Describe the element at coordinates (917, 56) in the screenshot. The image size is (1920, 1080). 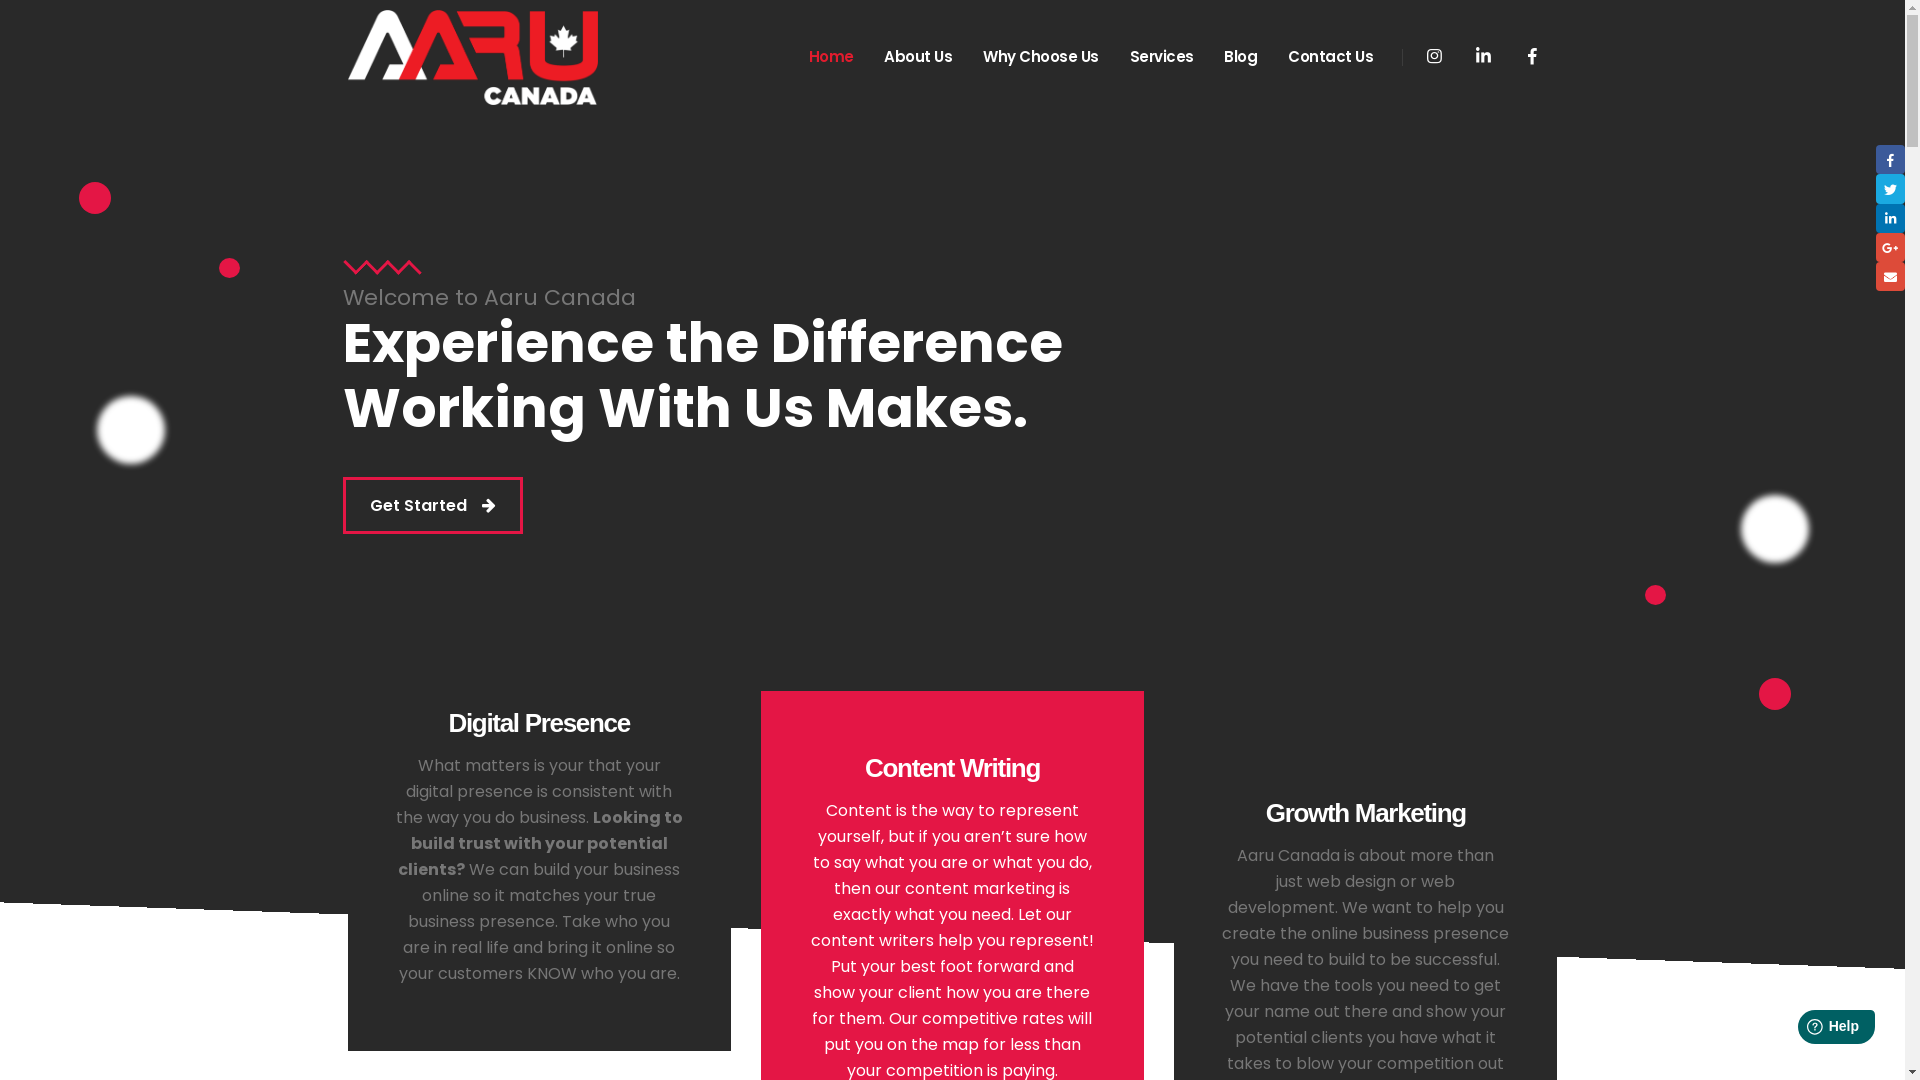
I see `'About Us'` at that location.